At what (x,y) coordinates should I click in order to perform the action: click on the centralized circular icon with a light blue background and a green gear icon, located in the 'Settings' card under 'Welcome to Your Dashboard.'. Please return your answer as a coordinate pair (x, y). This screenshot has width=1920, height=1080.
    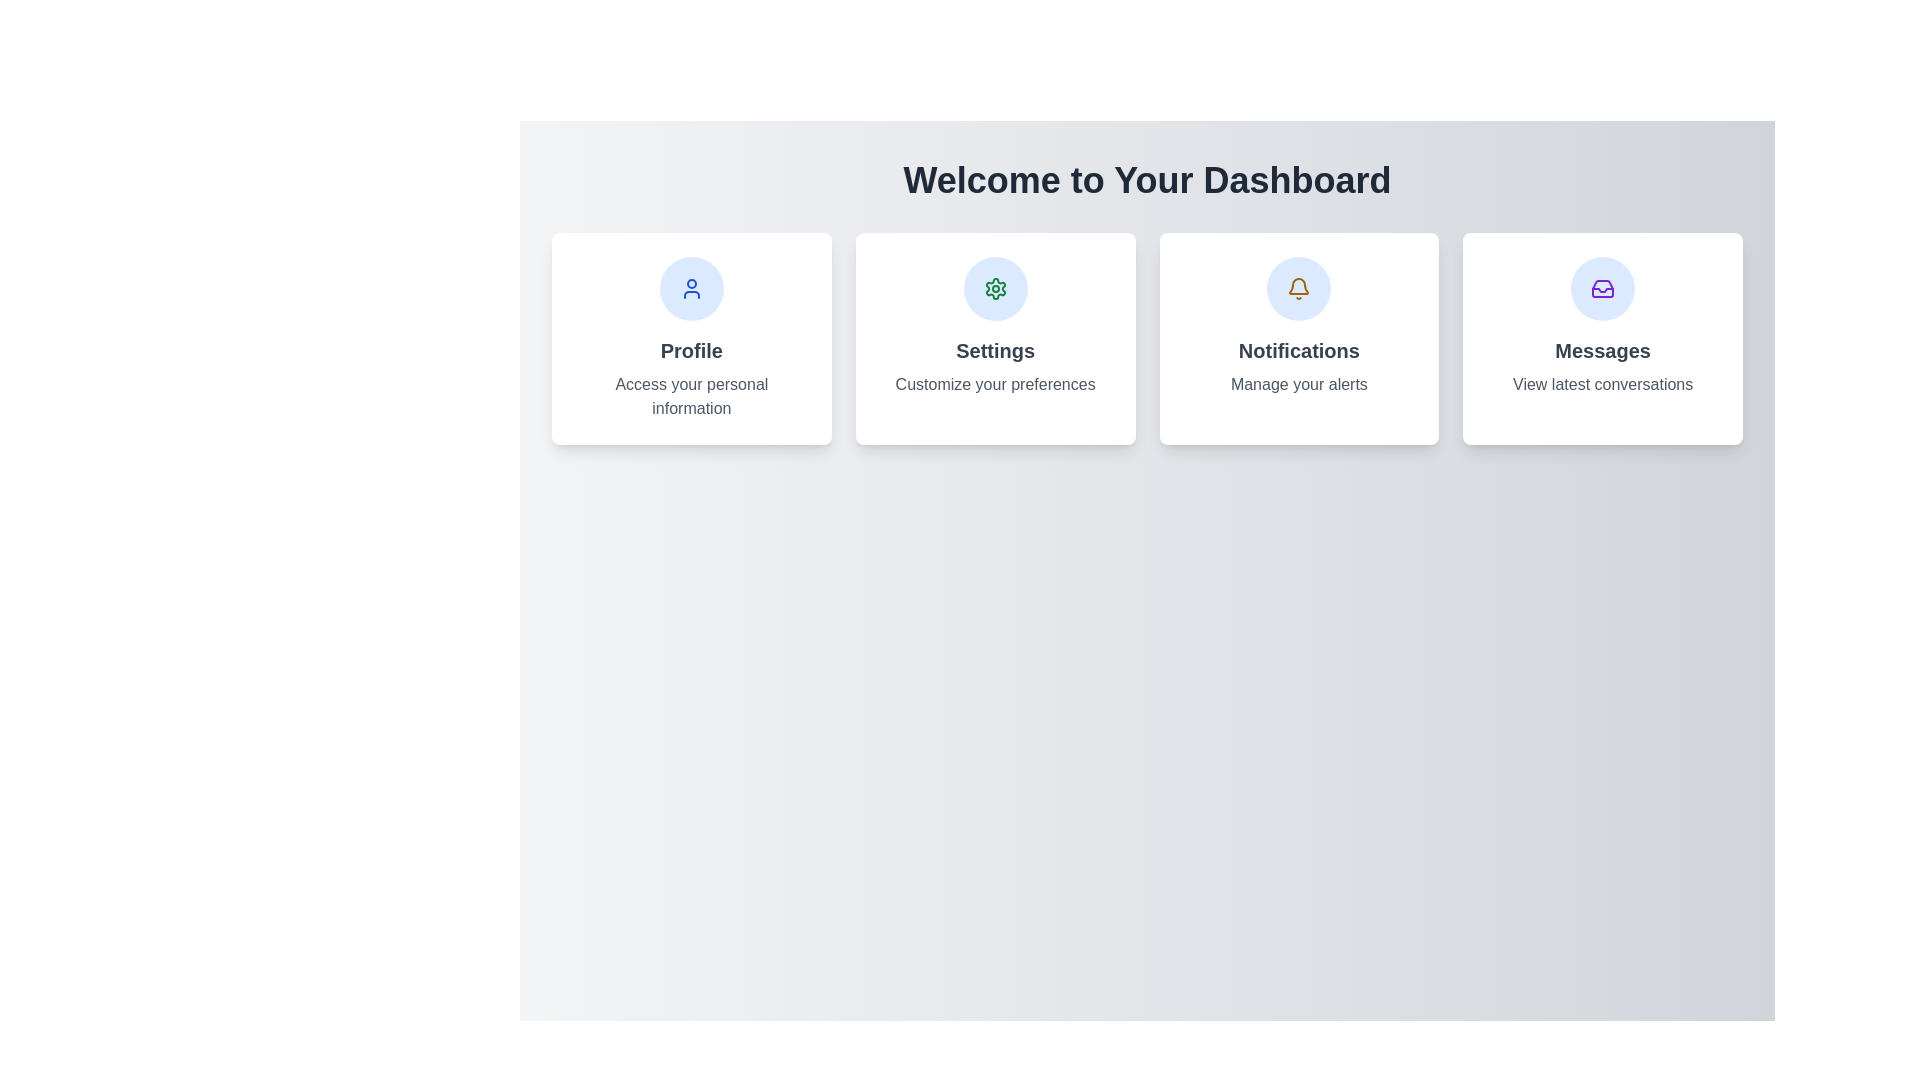
    Looking at the image, I should click on (995, 289).